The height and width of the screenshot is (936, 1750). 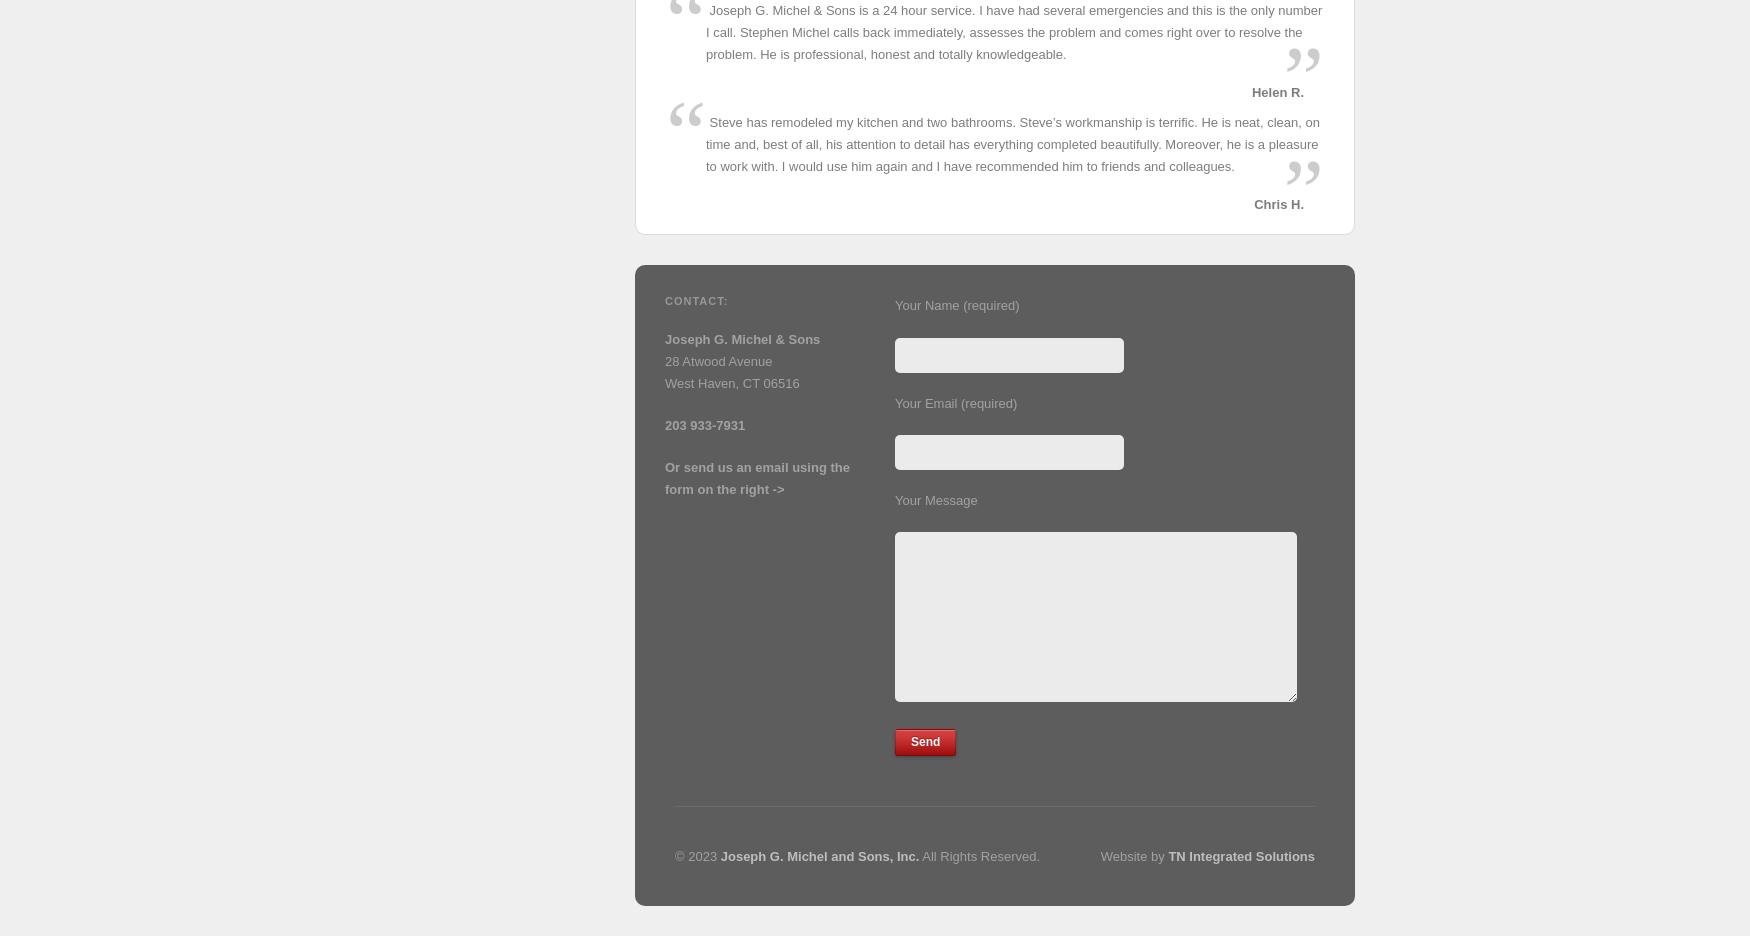 I want to click on 'Chris H.', so click(x=1278, y=204).